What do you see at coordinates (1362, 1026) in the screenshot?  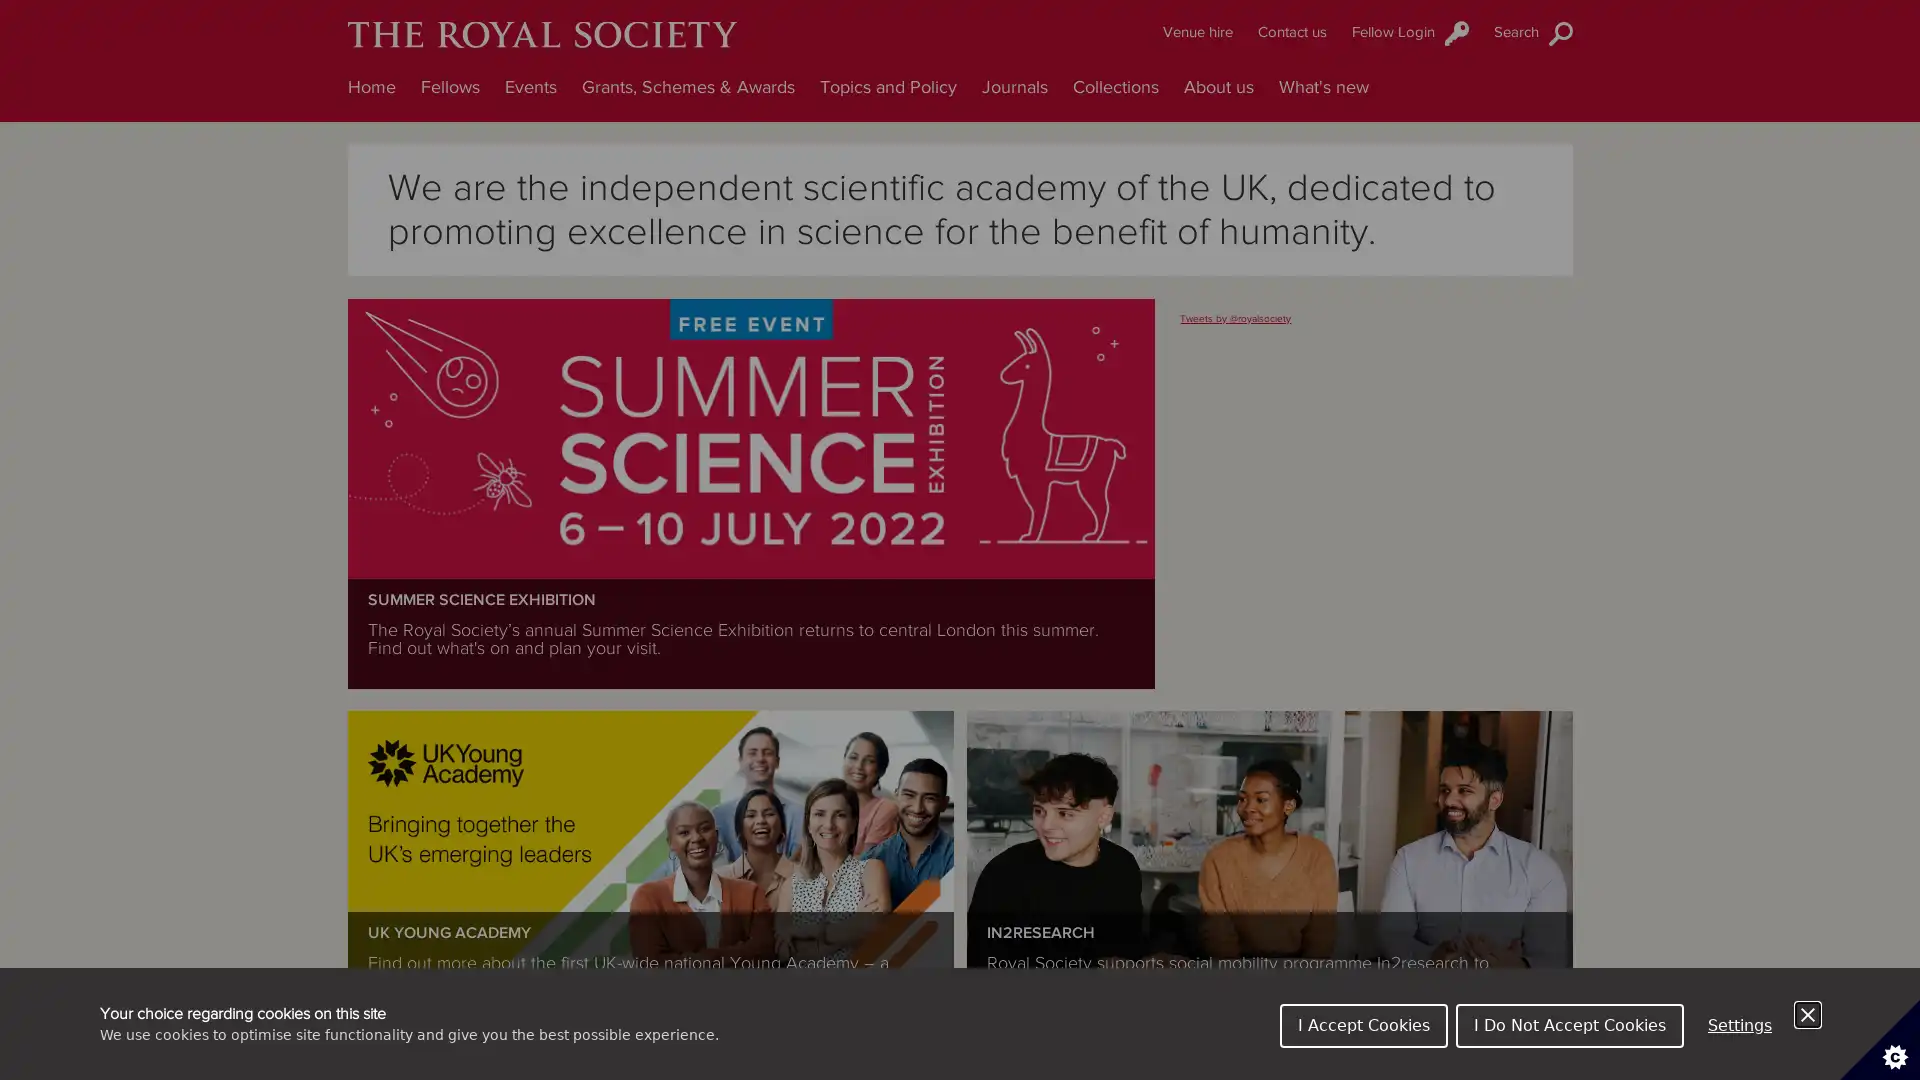 I see `I Accept Cookies` at bounding box center [1362, 1026].